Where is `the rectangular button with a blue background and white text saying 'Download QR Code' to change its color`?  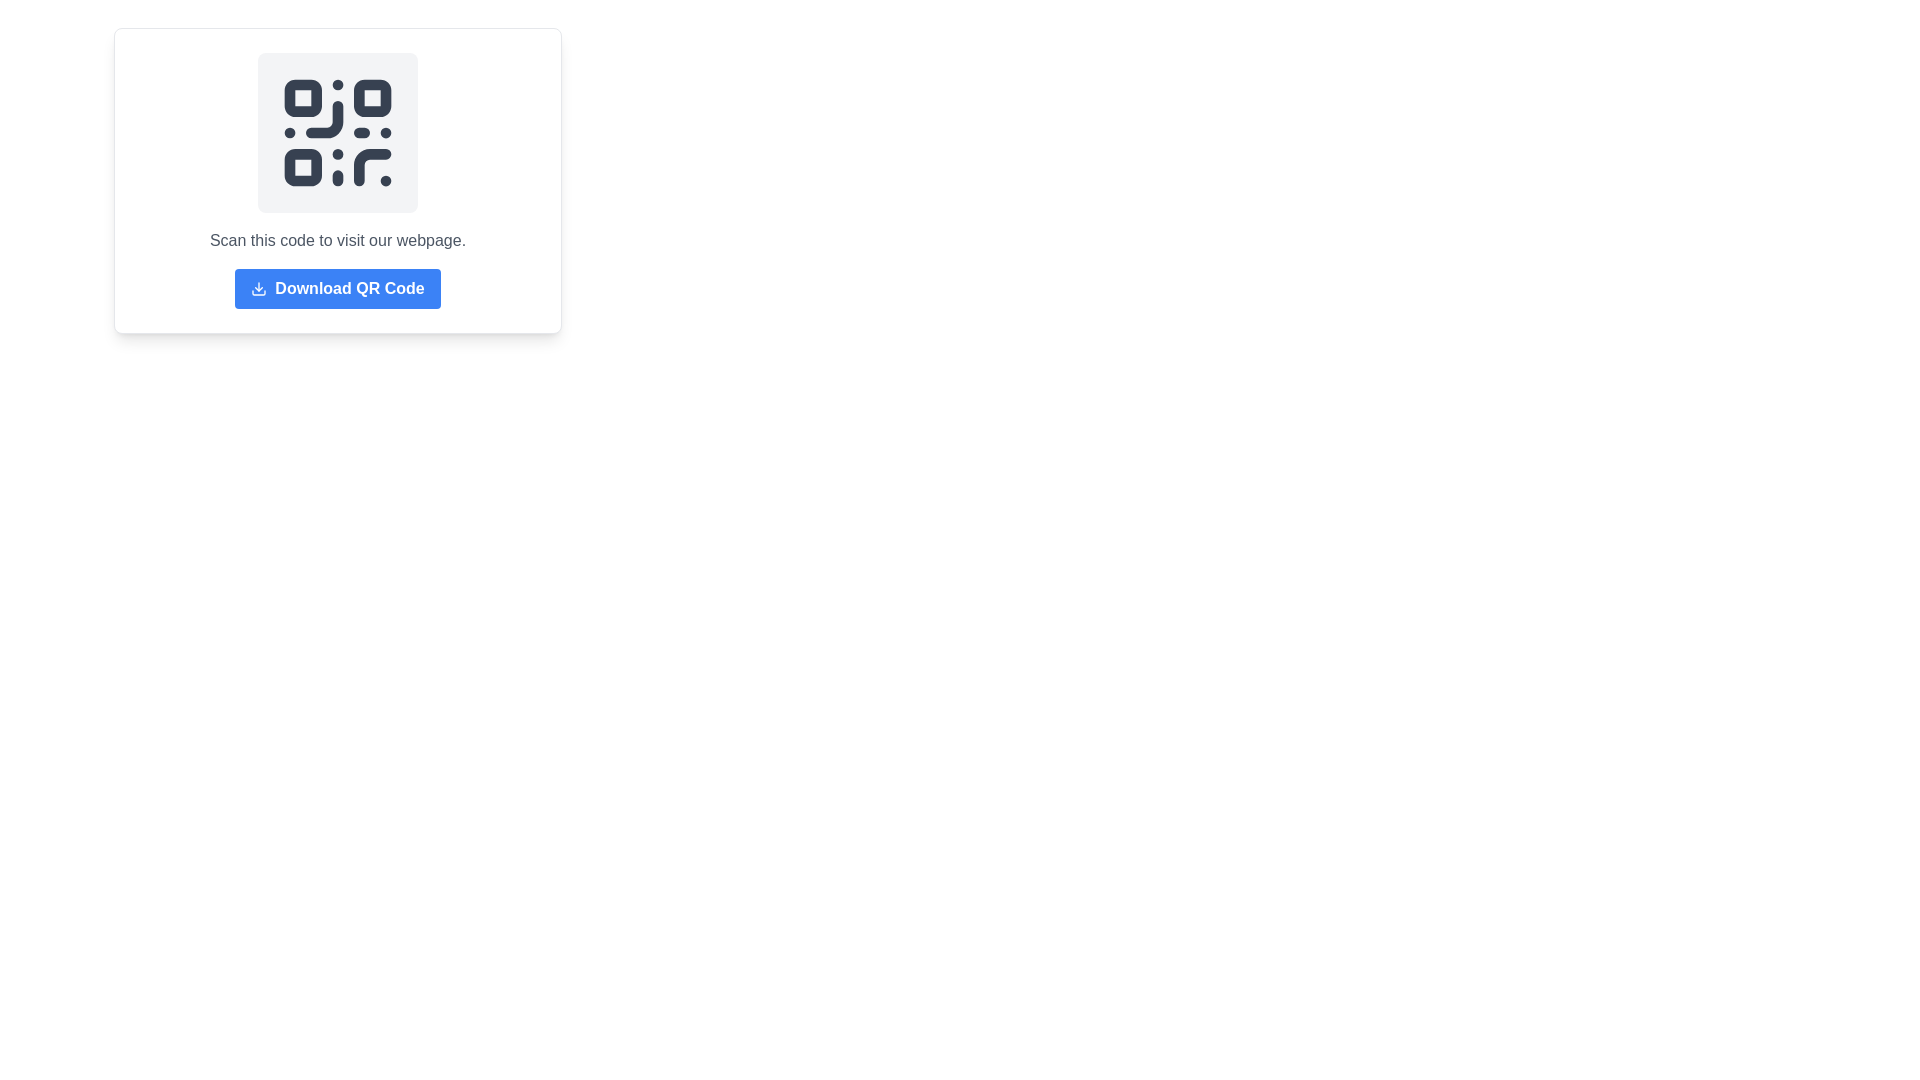
the rectangular button with a blue background and white text saying 'Download QR Code' to change its color is located at coordinates (337, 289).